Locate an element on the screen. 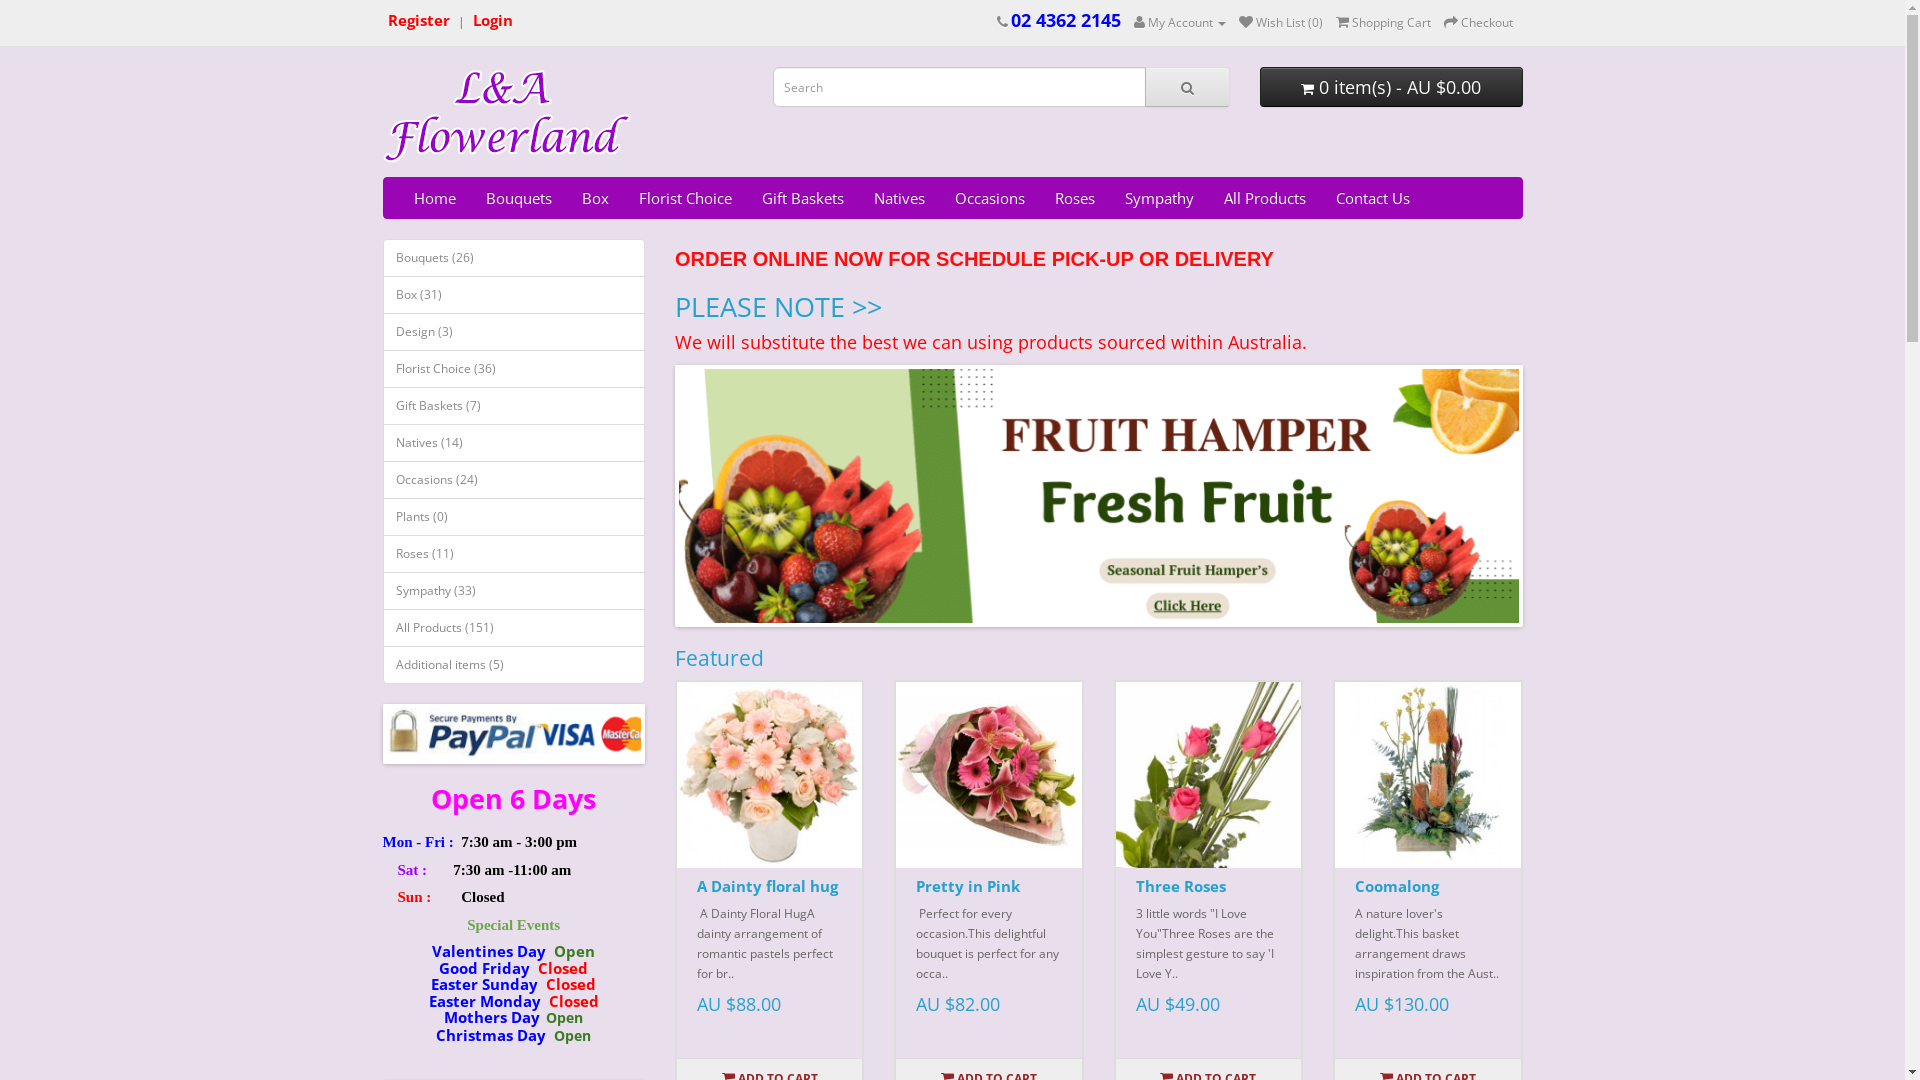  'Three Roses' is located at coordinates (1207, 773).